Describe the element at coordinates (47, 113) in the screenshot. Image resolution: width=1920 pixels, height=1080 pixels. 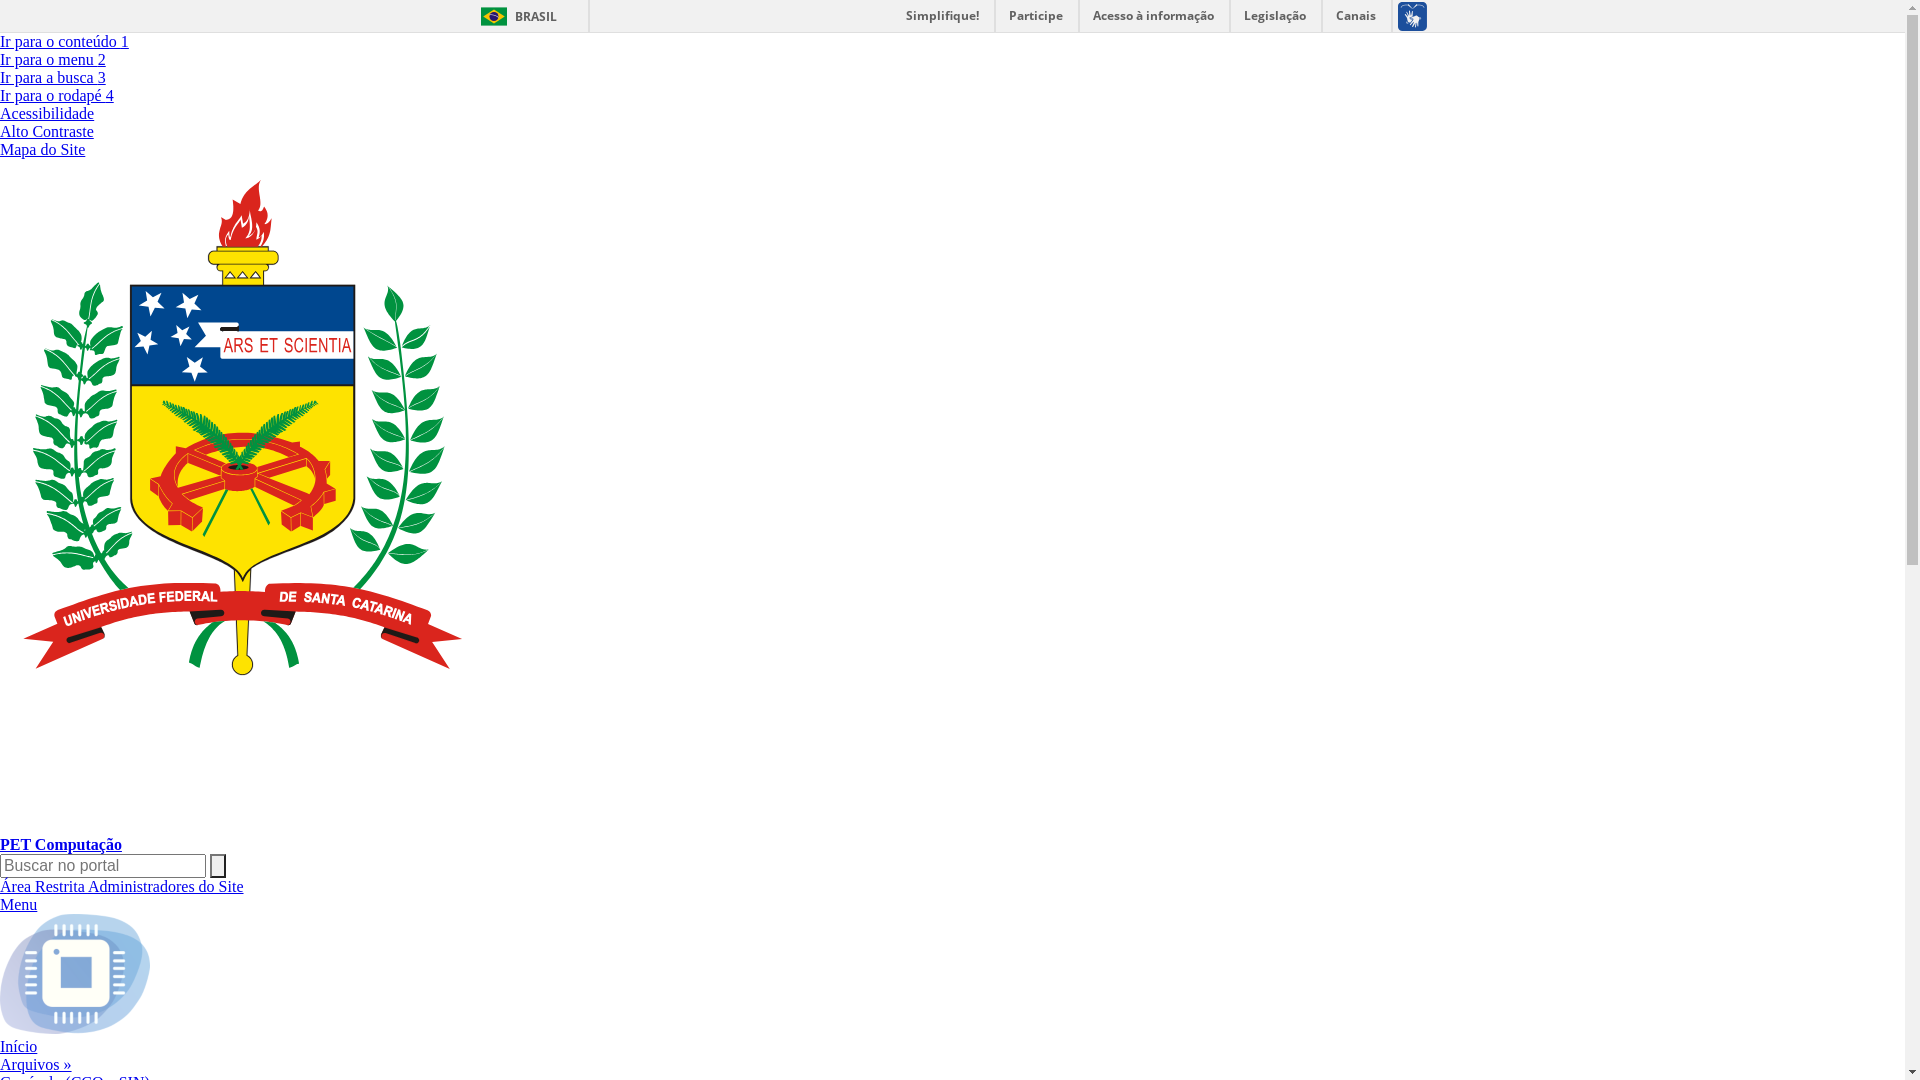
I see `'Acessibilidade'` at that location.